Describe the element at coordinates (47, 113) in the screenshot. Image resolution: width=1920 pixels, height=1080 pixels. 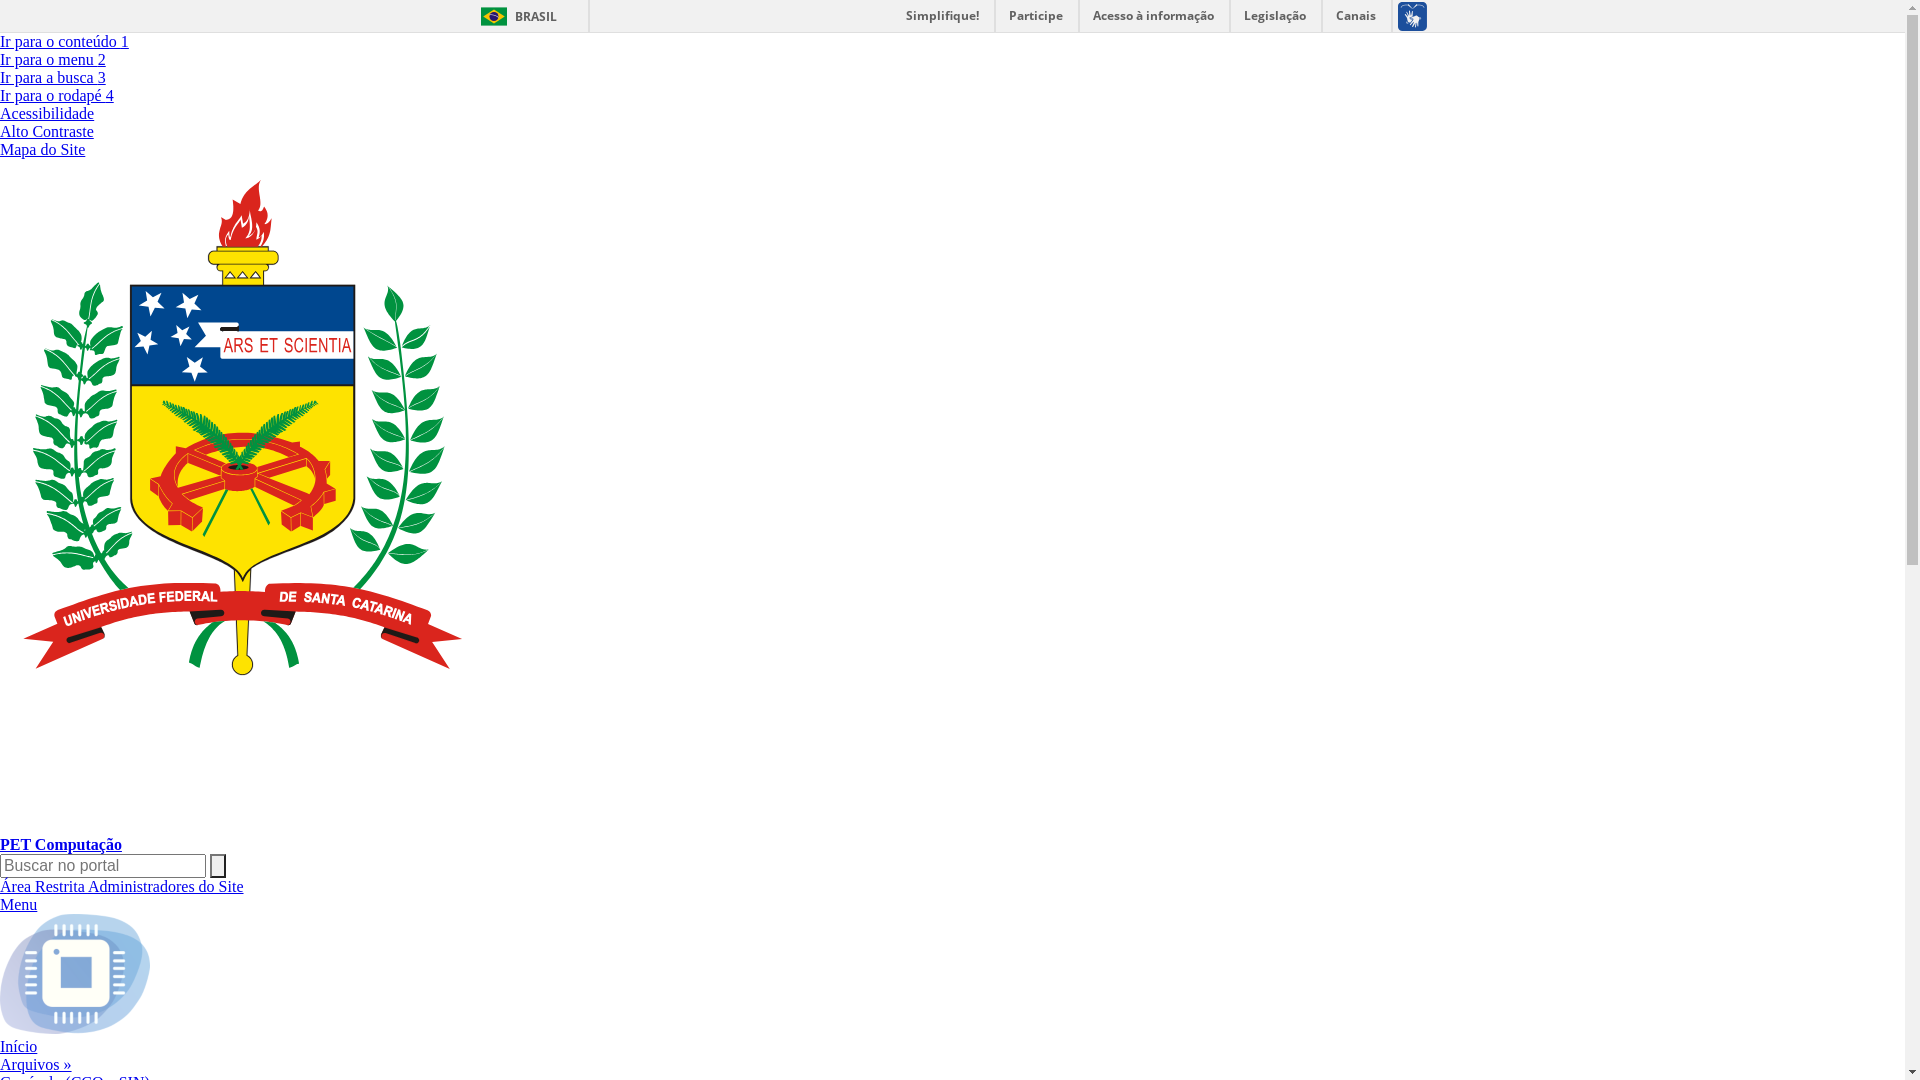
I see `'Acessibilidade'` at that location.